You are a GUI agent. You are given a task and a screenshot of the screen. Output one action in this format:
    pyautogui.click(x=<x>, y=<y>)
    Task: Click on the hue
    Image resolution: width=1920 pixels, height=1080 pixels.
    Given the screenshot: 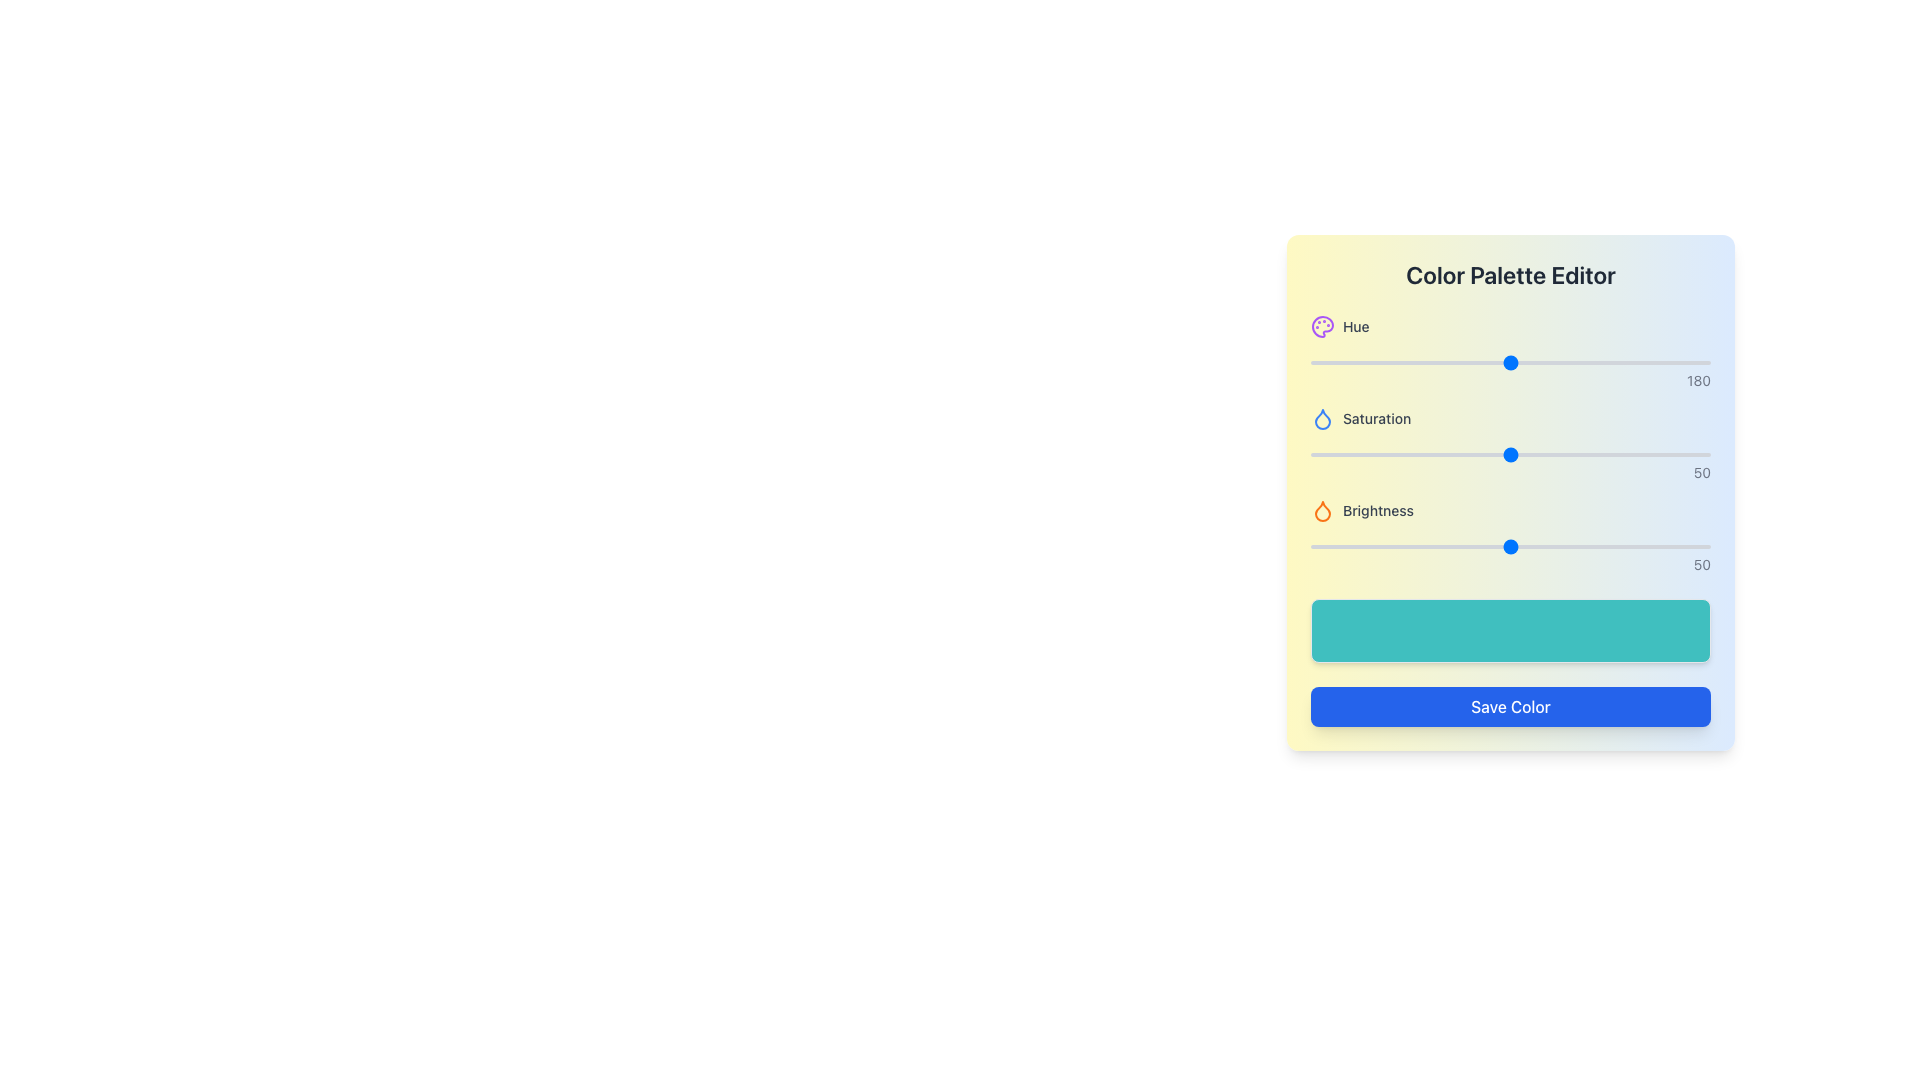 What is the action you would take?
    pyautogui.click(x=1323, y=362)
    